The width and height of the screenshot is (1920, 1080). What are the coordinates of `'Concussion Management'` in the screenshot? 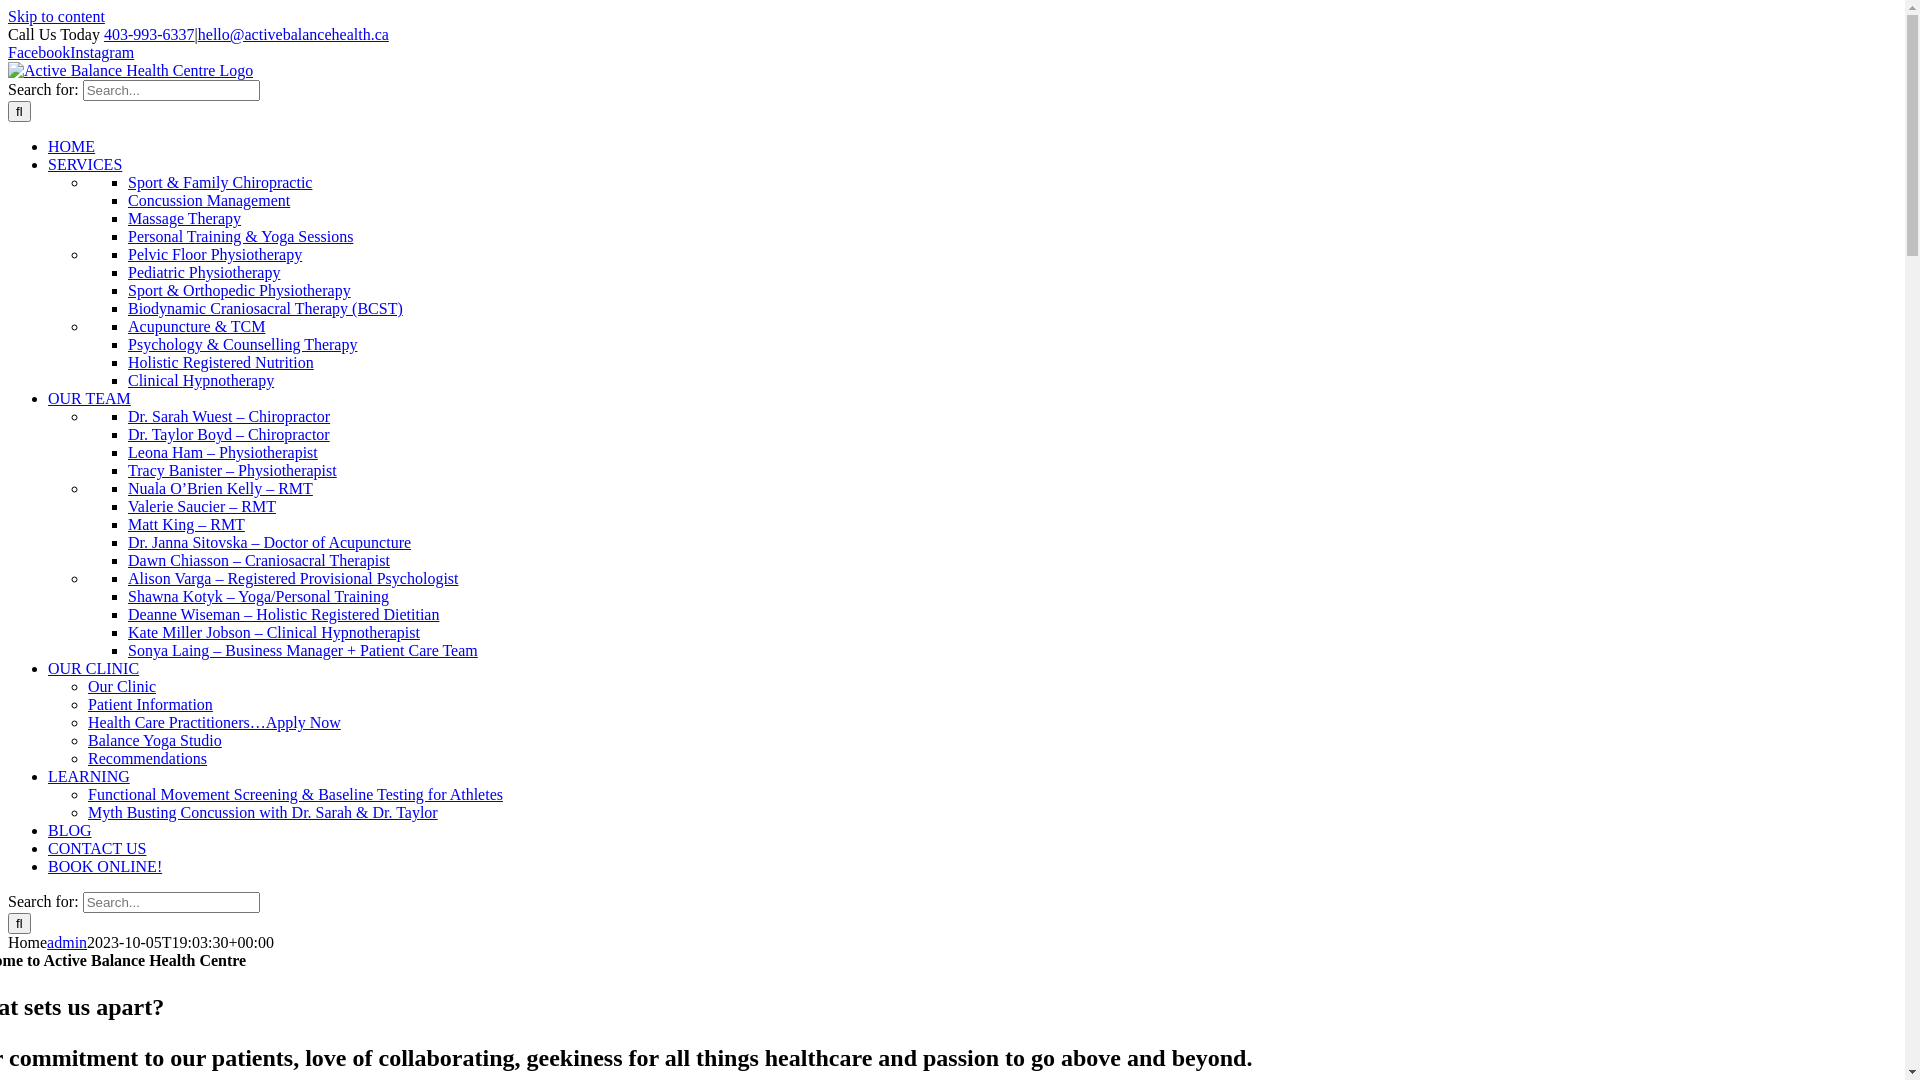 It's located at (209, 200).